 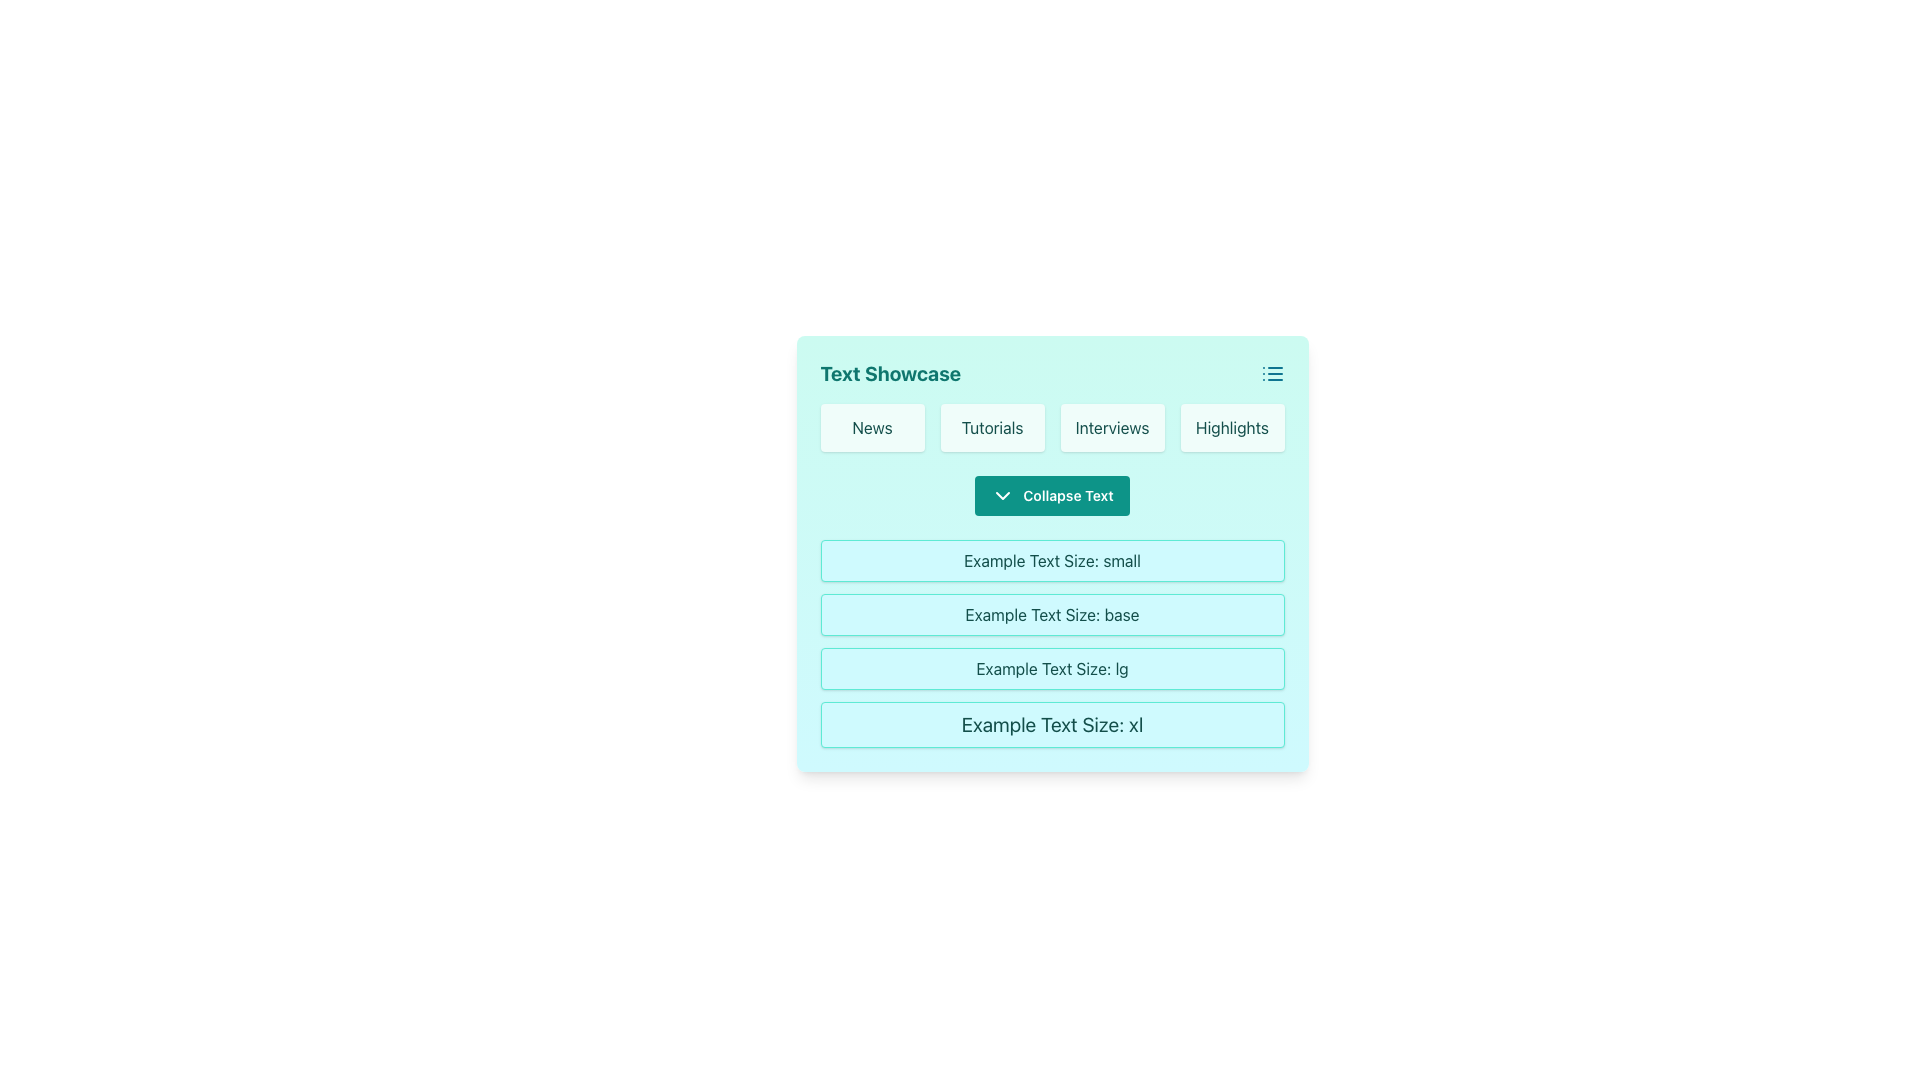 I want to click on the toggle button that collapses or expands the content section, located centrally below the row of buttons labeled 'News', 'Tutorials', 'Interviews', and 'Highlights', so click(x=1051, y=495).